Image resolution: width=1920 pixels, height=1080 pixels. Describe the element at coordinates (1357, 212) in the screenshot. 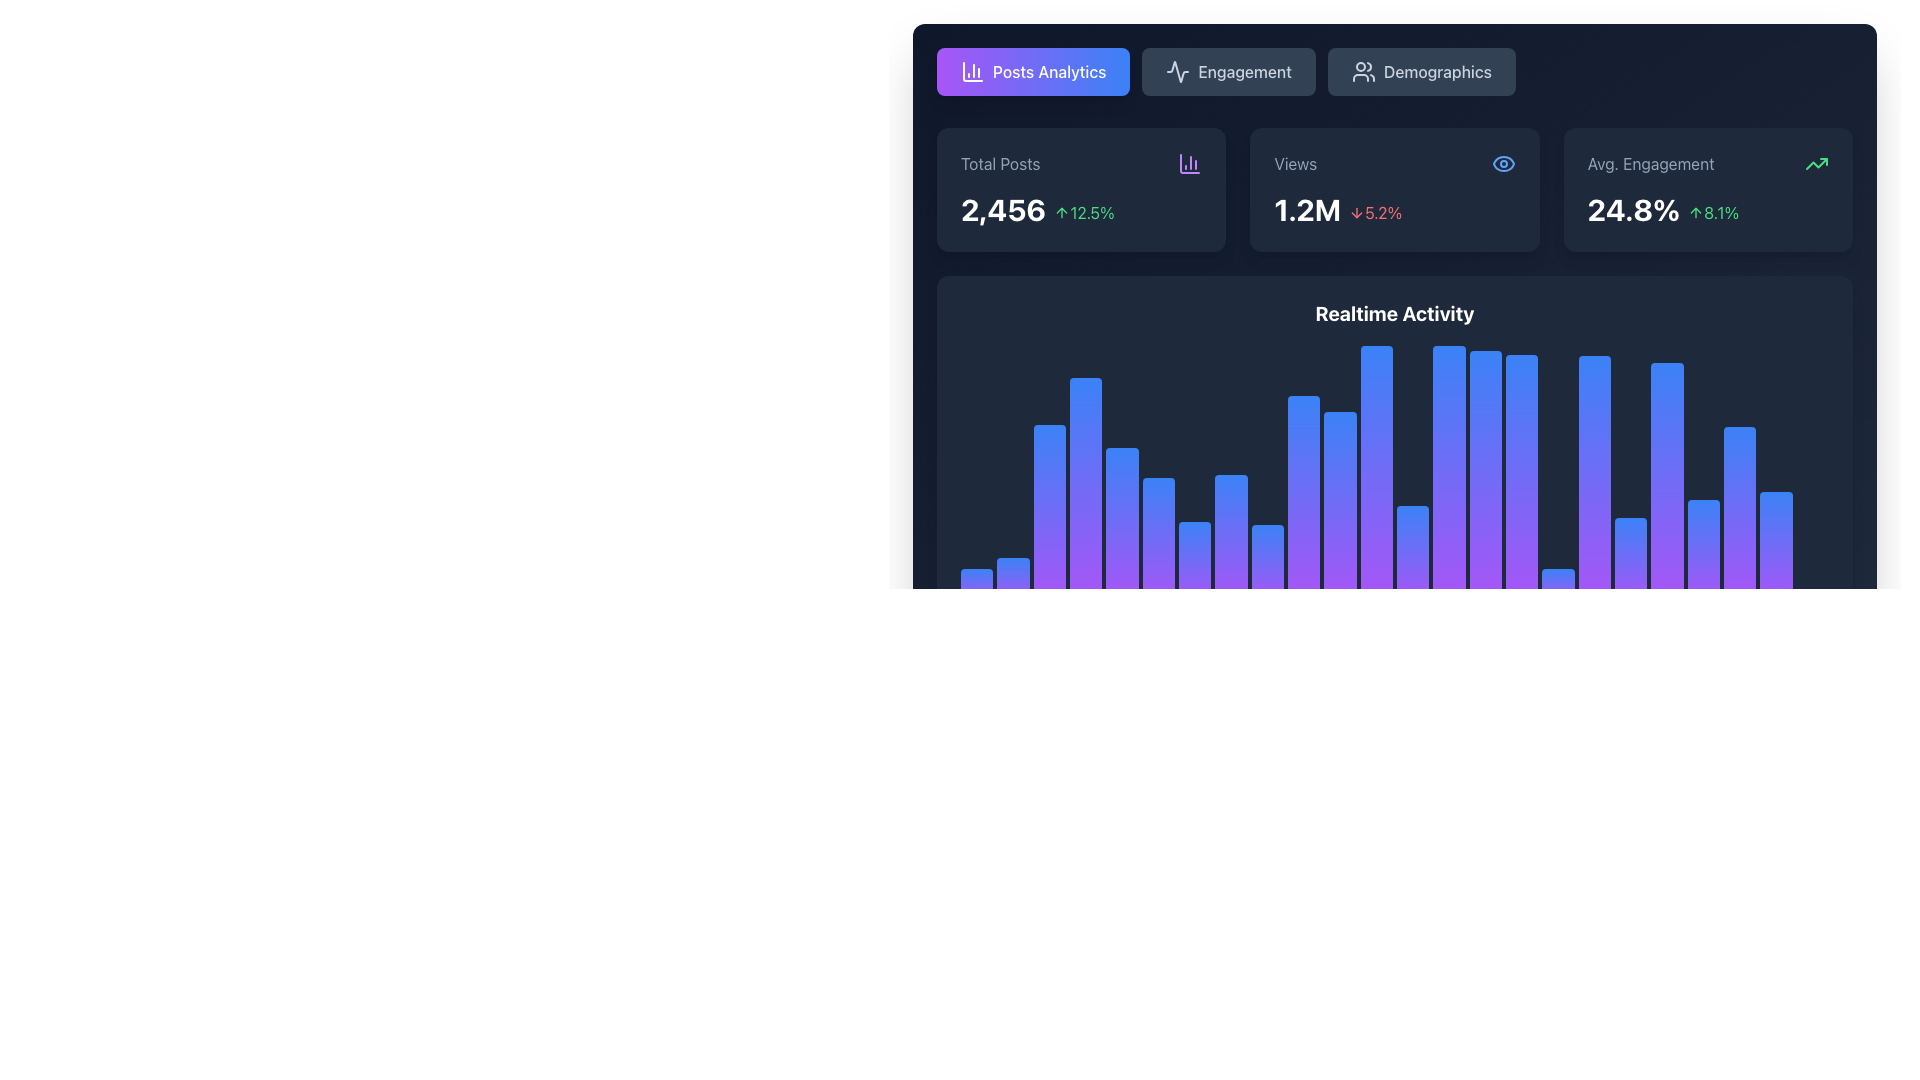

I see `the downward arrow icon located under the 'Views' label, to the left of '1.2M' and next to '5.2%'` at that location.